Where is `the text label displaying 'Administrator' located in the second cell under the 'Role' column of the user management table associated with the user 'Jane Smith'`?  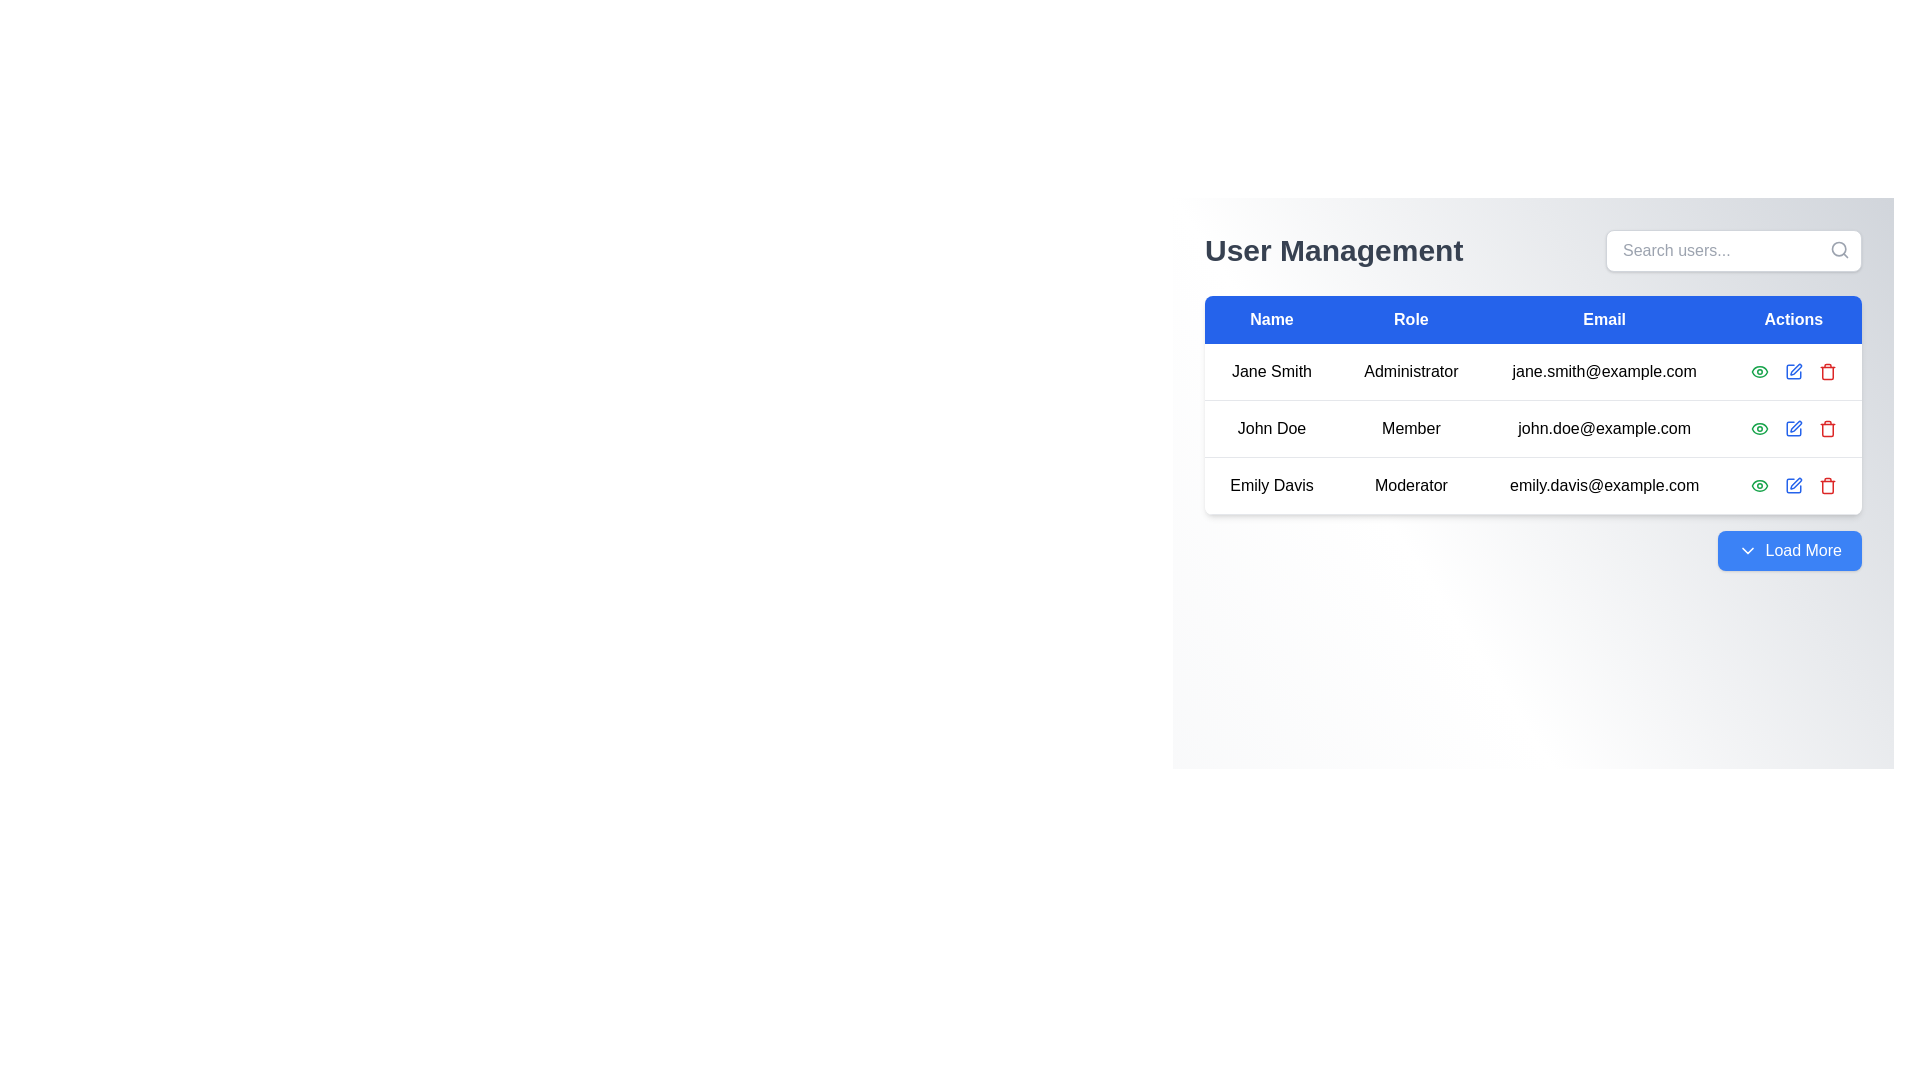 the text label displaying 'Administrator' located in the second cell under the 'Role' column of the user management table associated with the user 'Jane Smith' is located at coordinates (1410, 372).